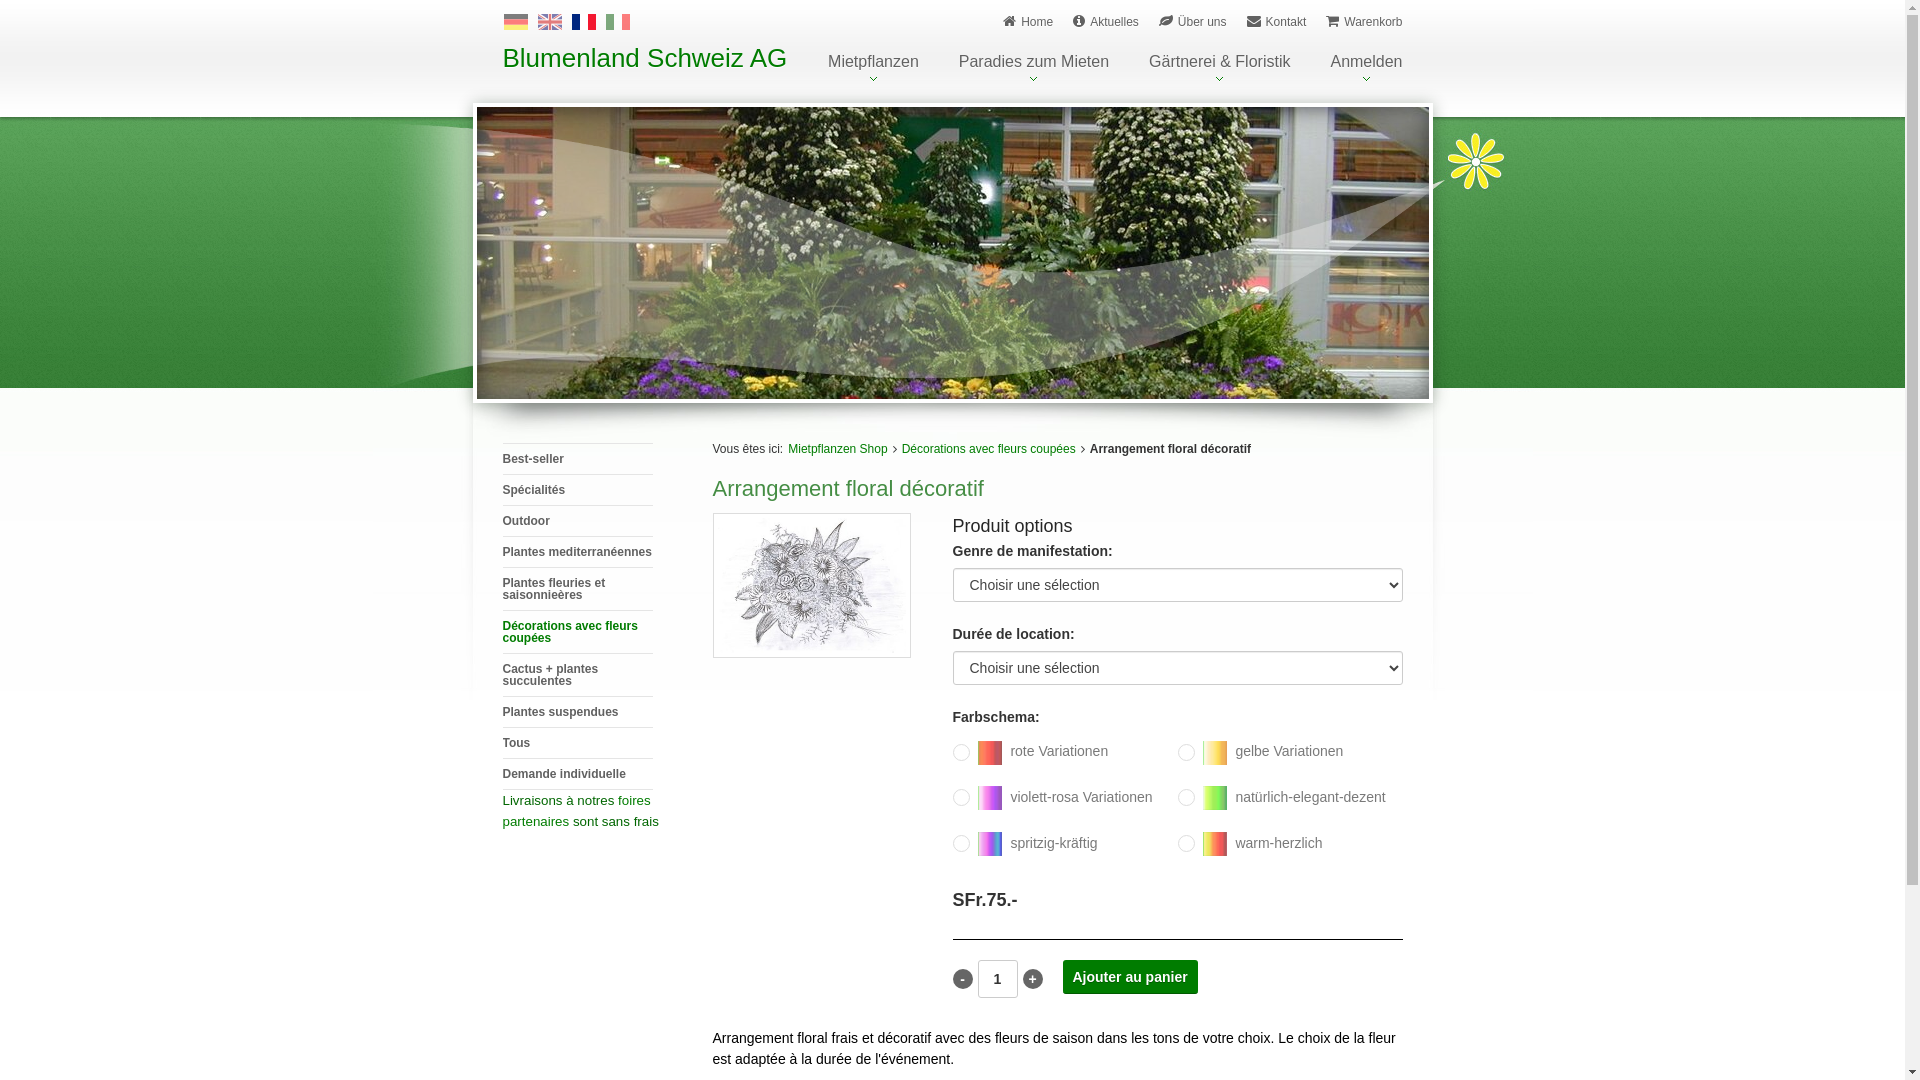 The width and height of the screenshot is (1920, 1080). I want to click on 'Warenkorb', so click(1362, 22).